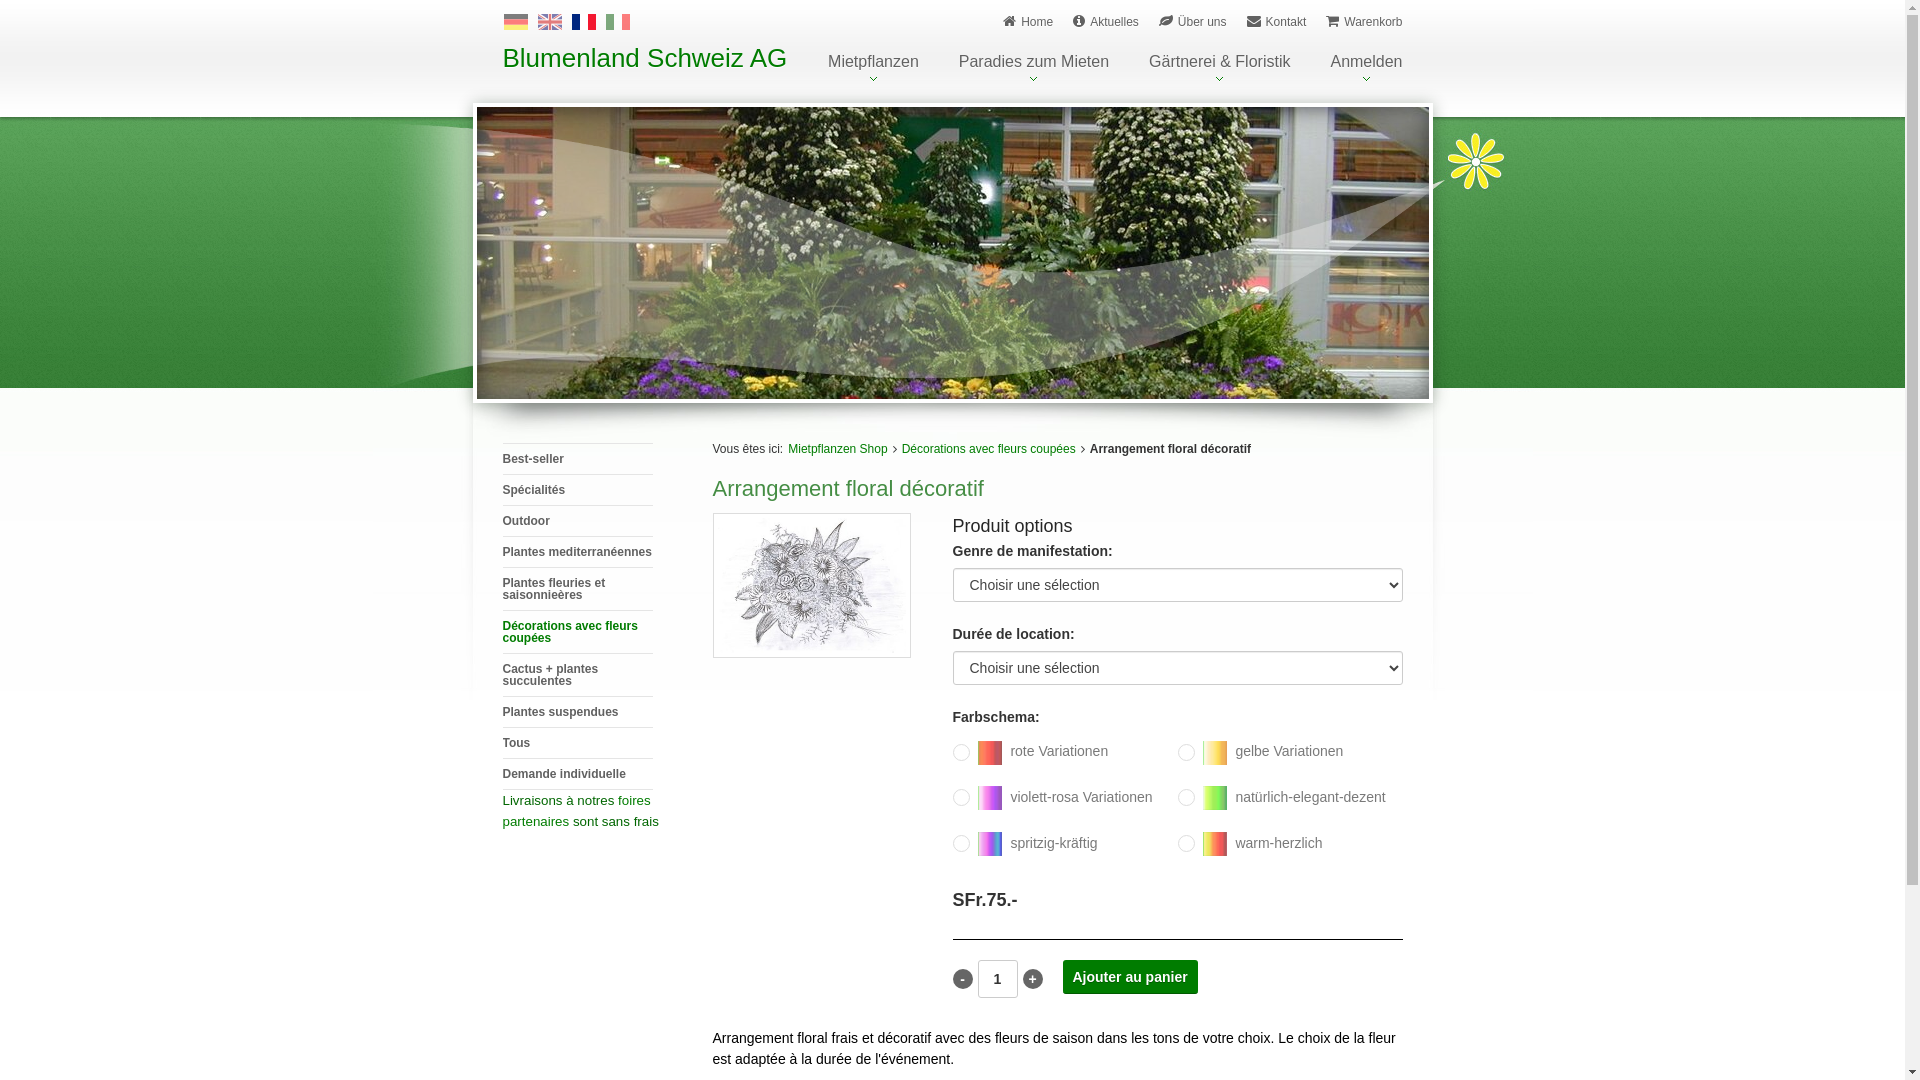 The width and height of the screenshot is (1920, 1080). I want to click on 'Warenkorb', so click(1362, 22).